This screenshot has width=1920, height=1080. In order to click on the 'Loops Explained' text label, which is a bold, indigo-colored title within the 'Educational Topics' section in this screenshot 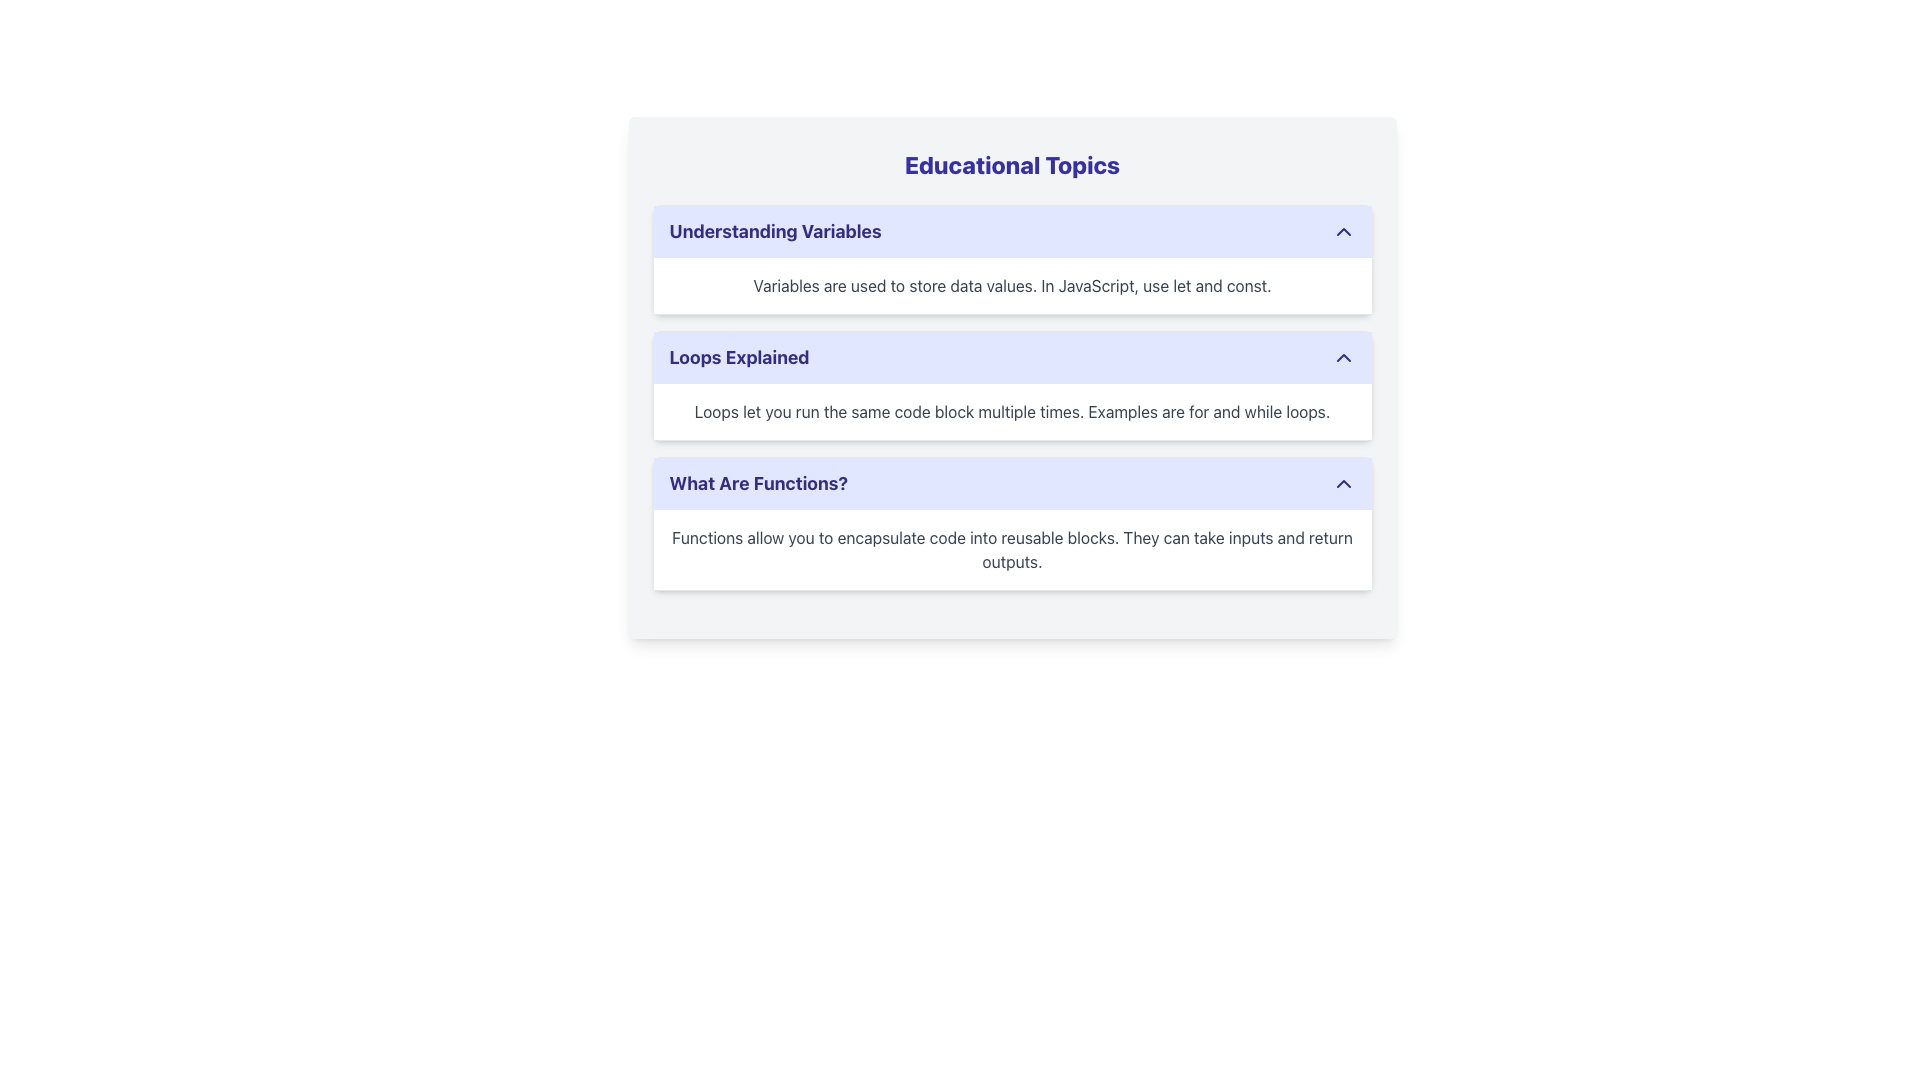, I will do `click(738, 357)`.